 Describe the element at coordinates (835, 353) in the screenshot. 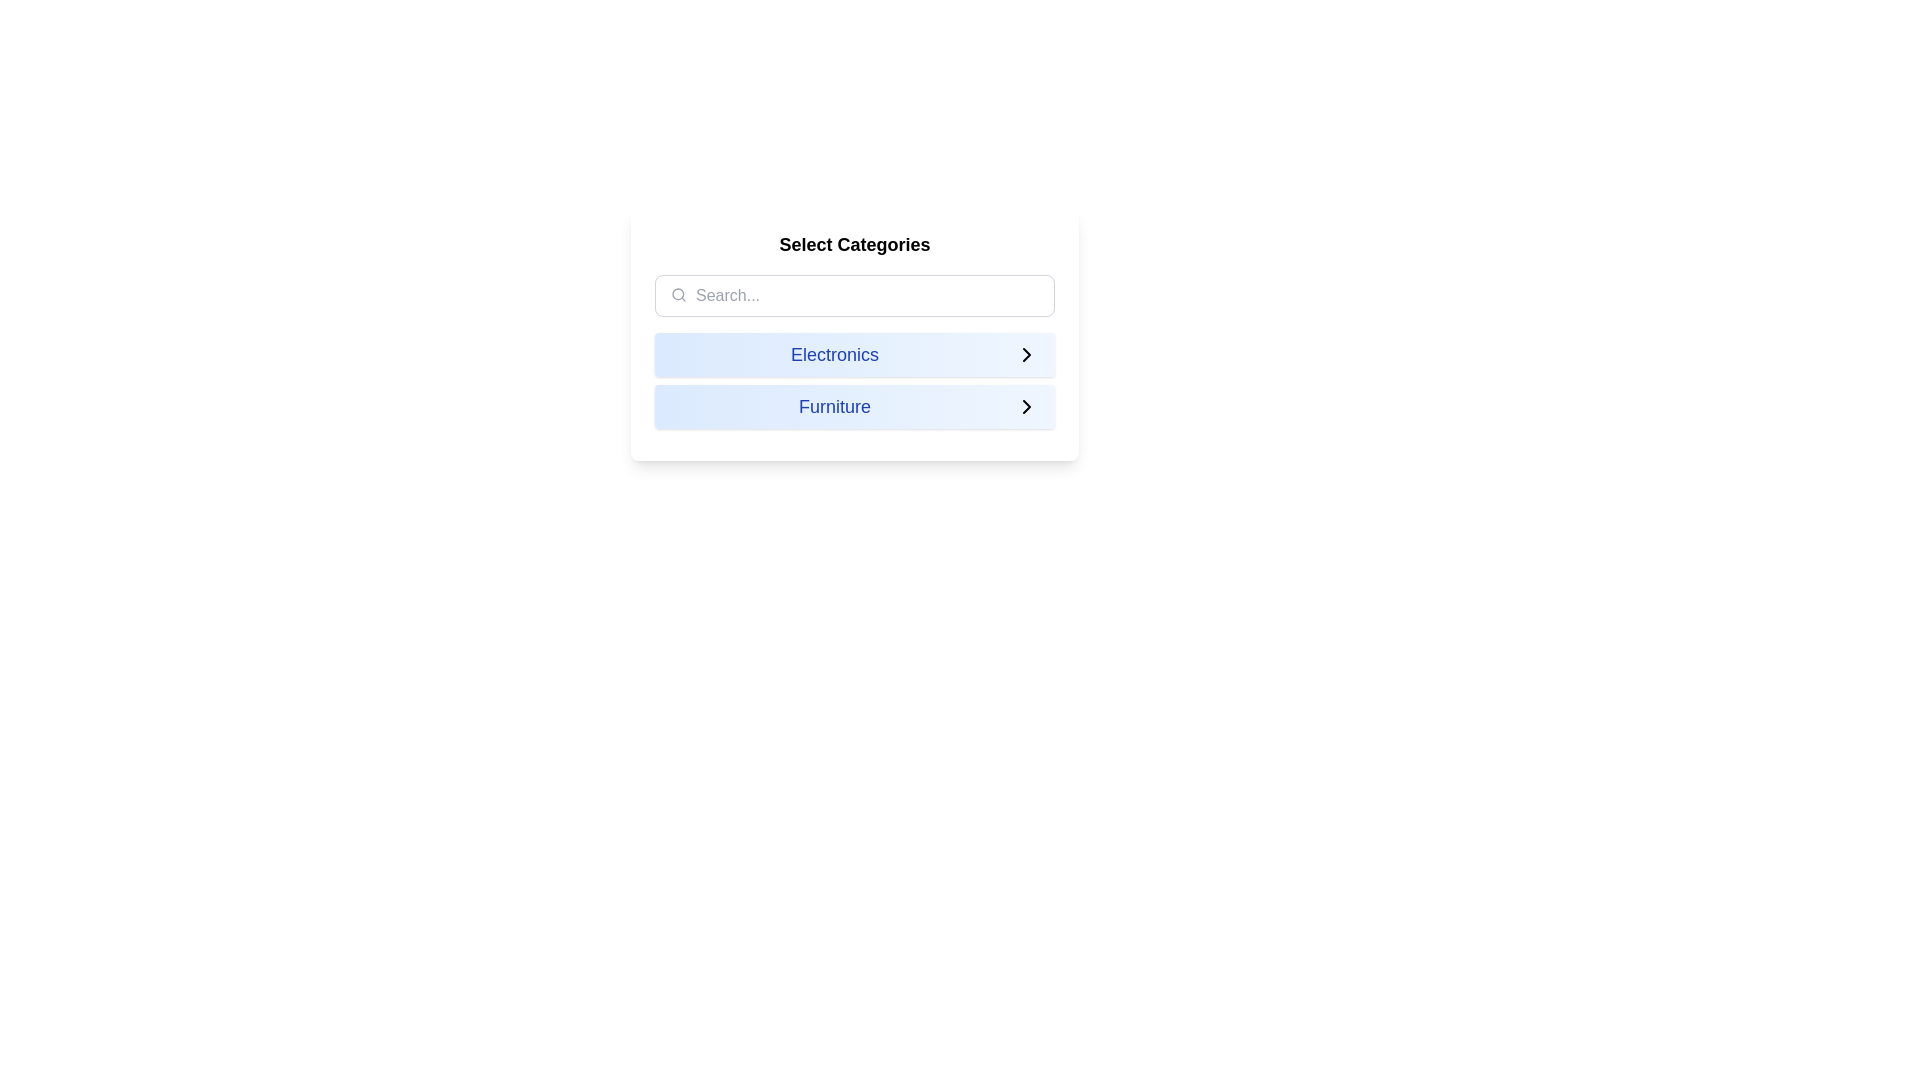

I see `the 'Electronics' text label within the blue button` at that location.